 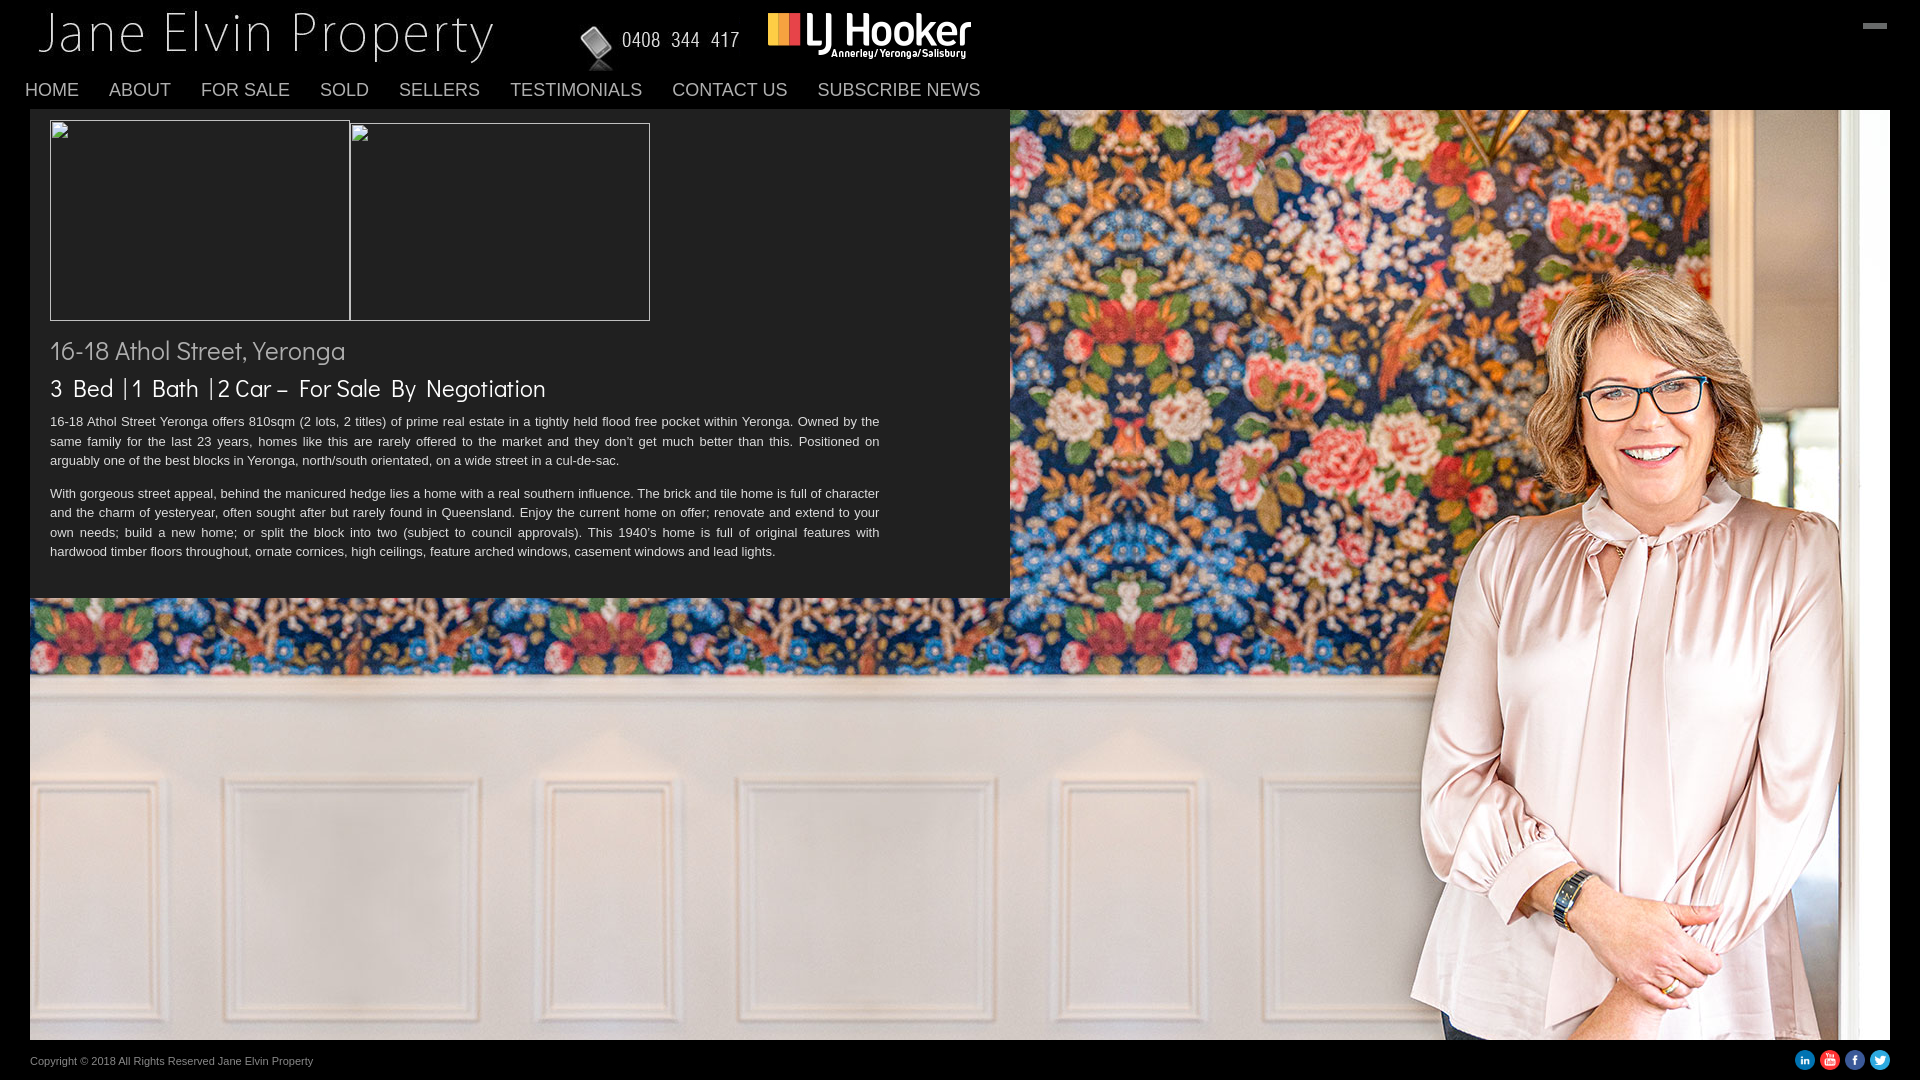 I want to click on 'HOME', so click(x=67, y=88).